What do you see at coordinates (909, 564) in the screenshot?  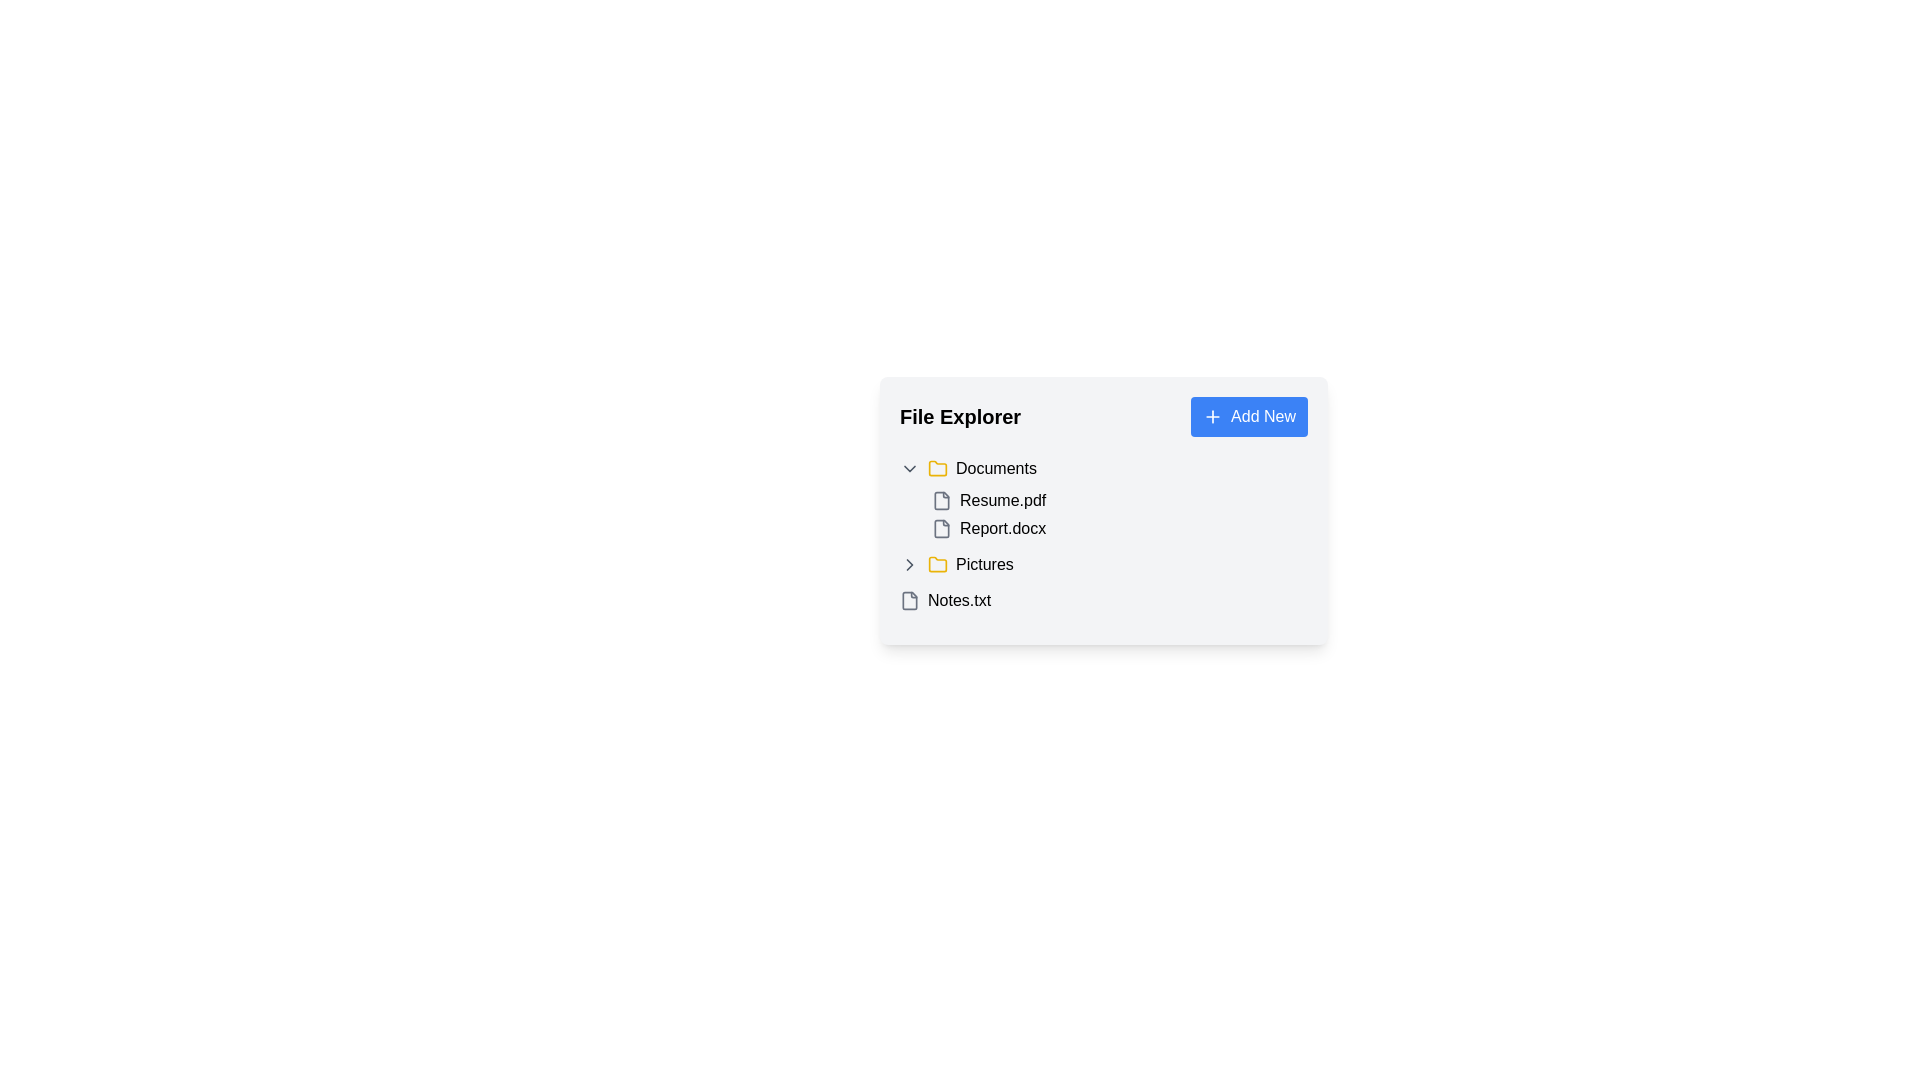 I see `the arrow icon next to the 'Pictures' label in the file explorer interface` at bounding box center [909, 564].